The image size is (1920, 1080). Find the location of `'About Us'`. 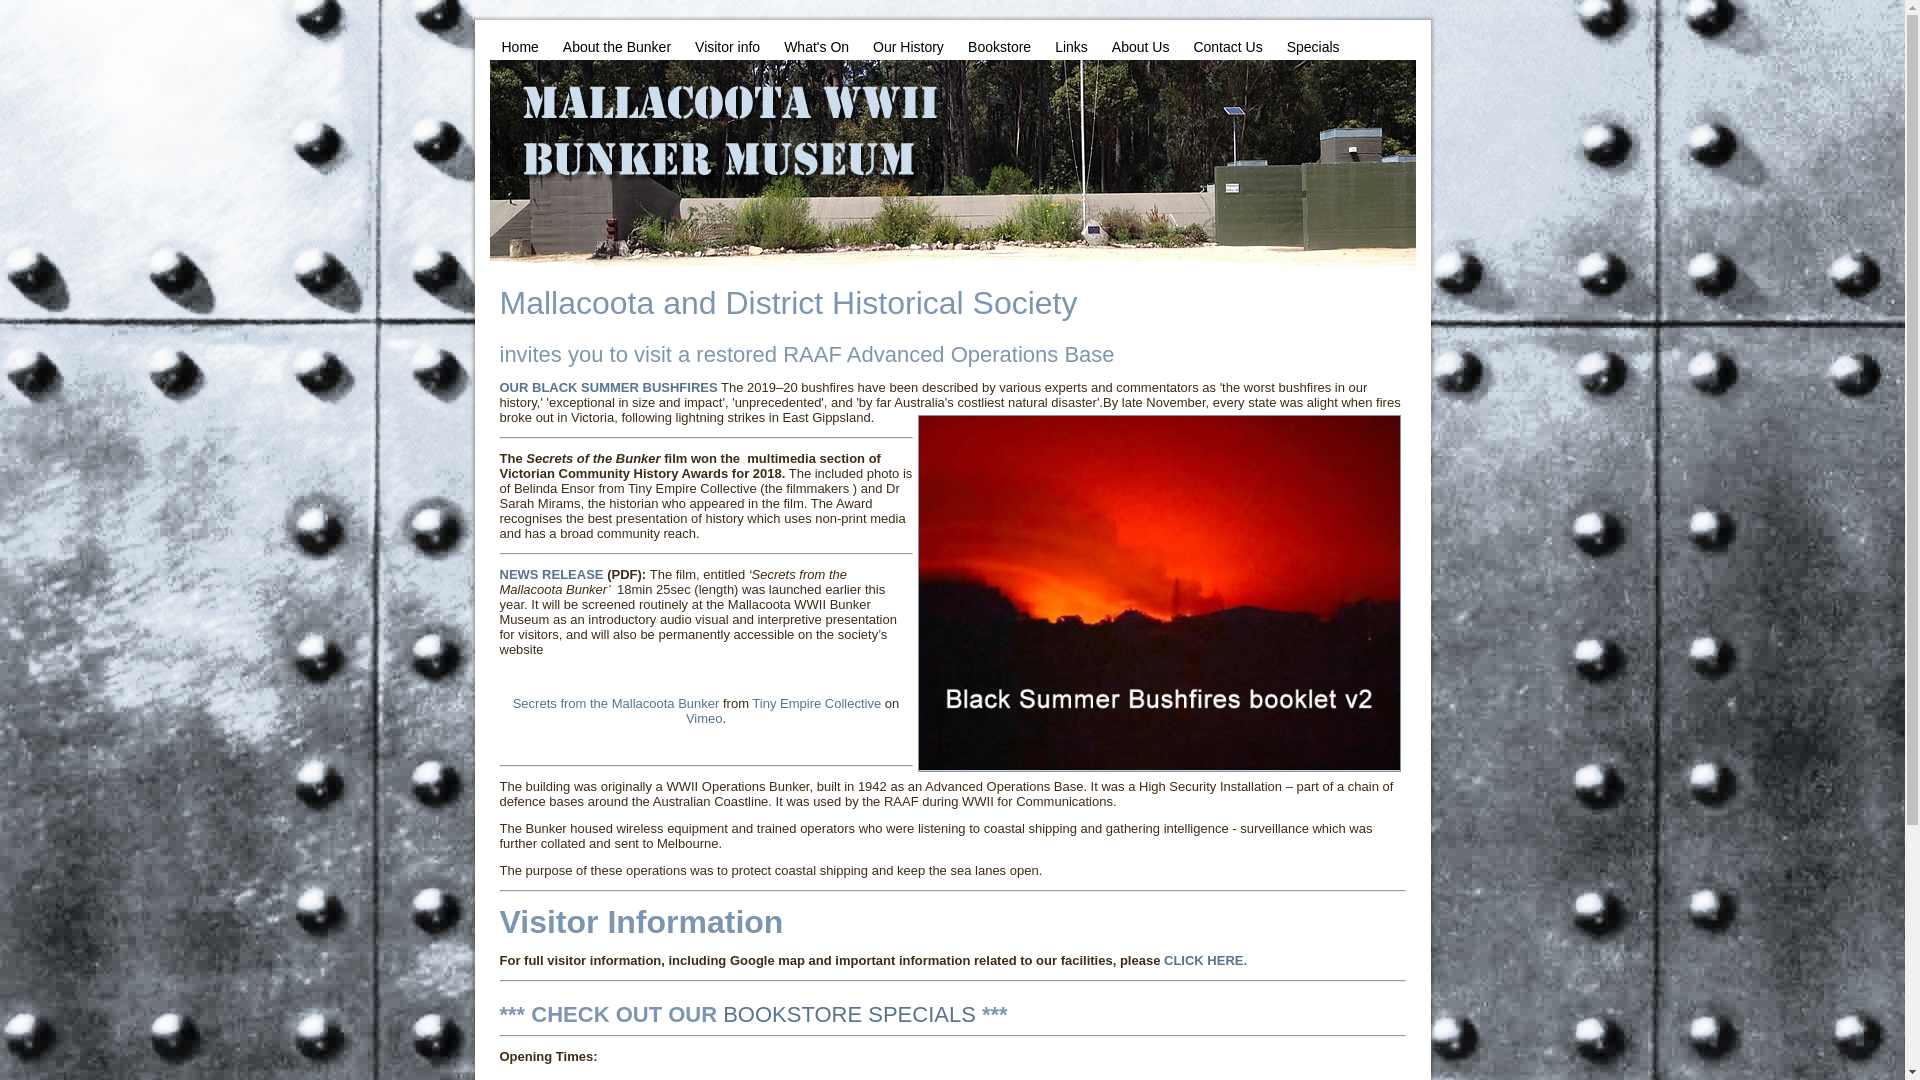

'About Us' is located at coordinates (1141, 46).